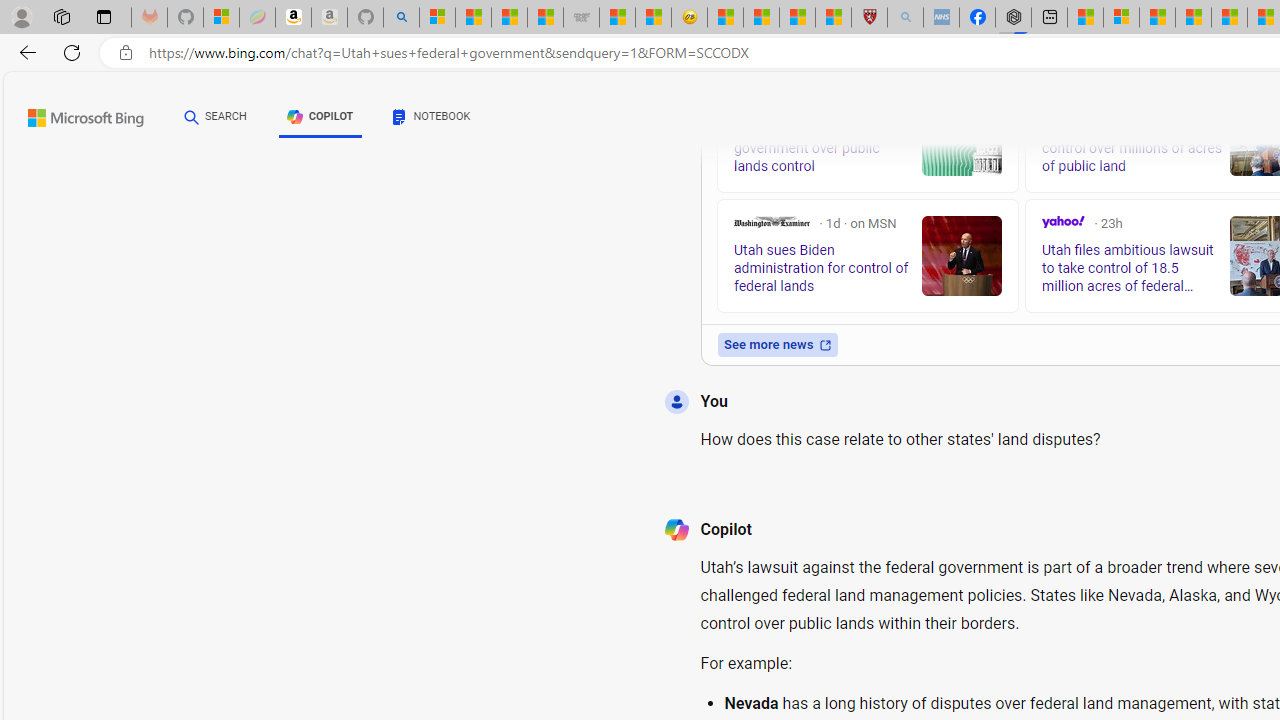  I want to click on 'Back to Bing search', so click(73, 114).